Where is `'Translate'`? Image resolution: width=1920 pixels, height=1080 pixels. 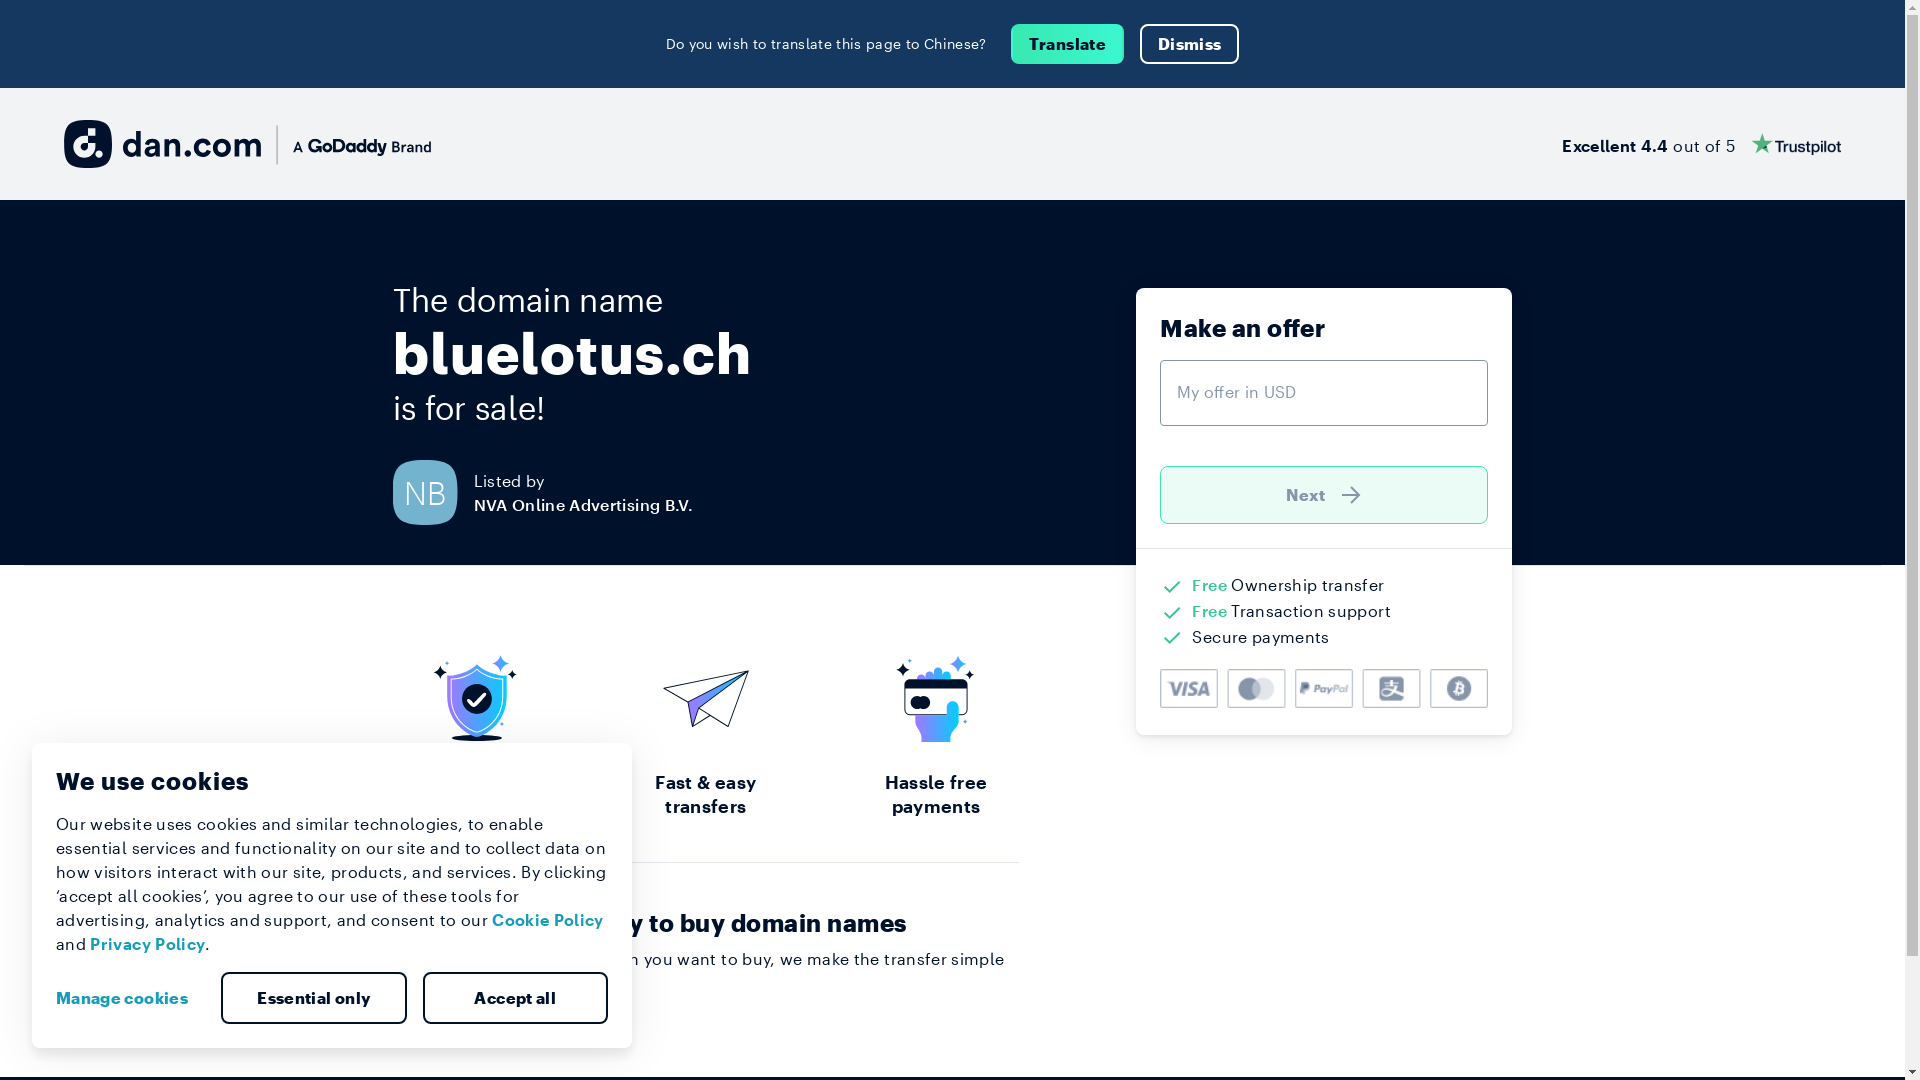
'Translate' is located at coordinates (1066, 43).